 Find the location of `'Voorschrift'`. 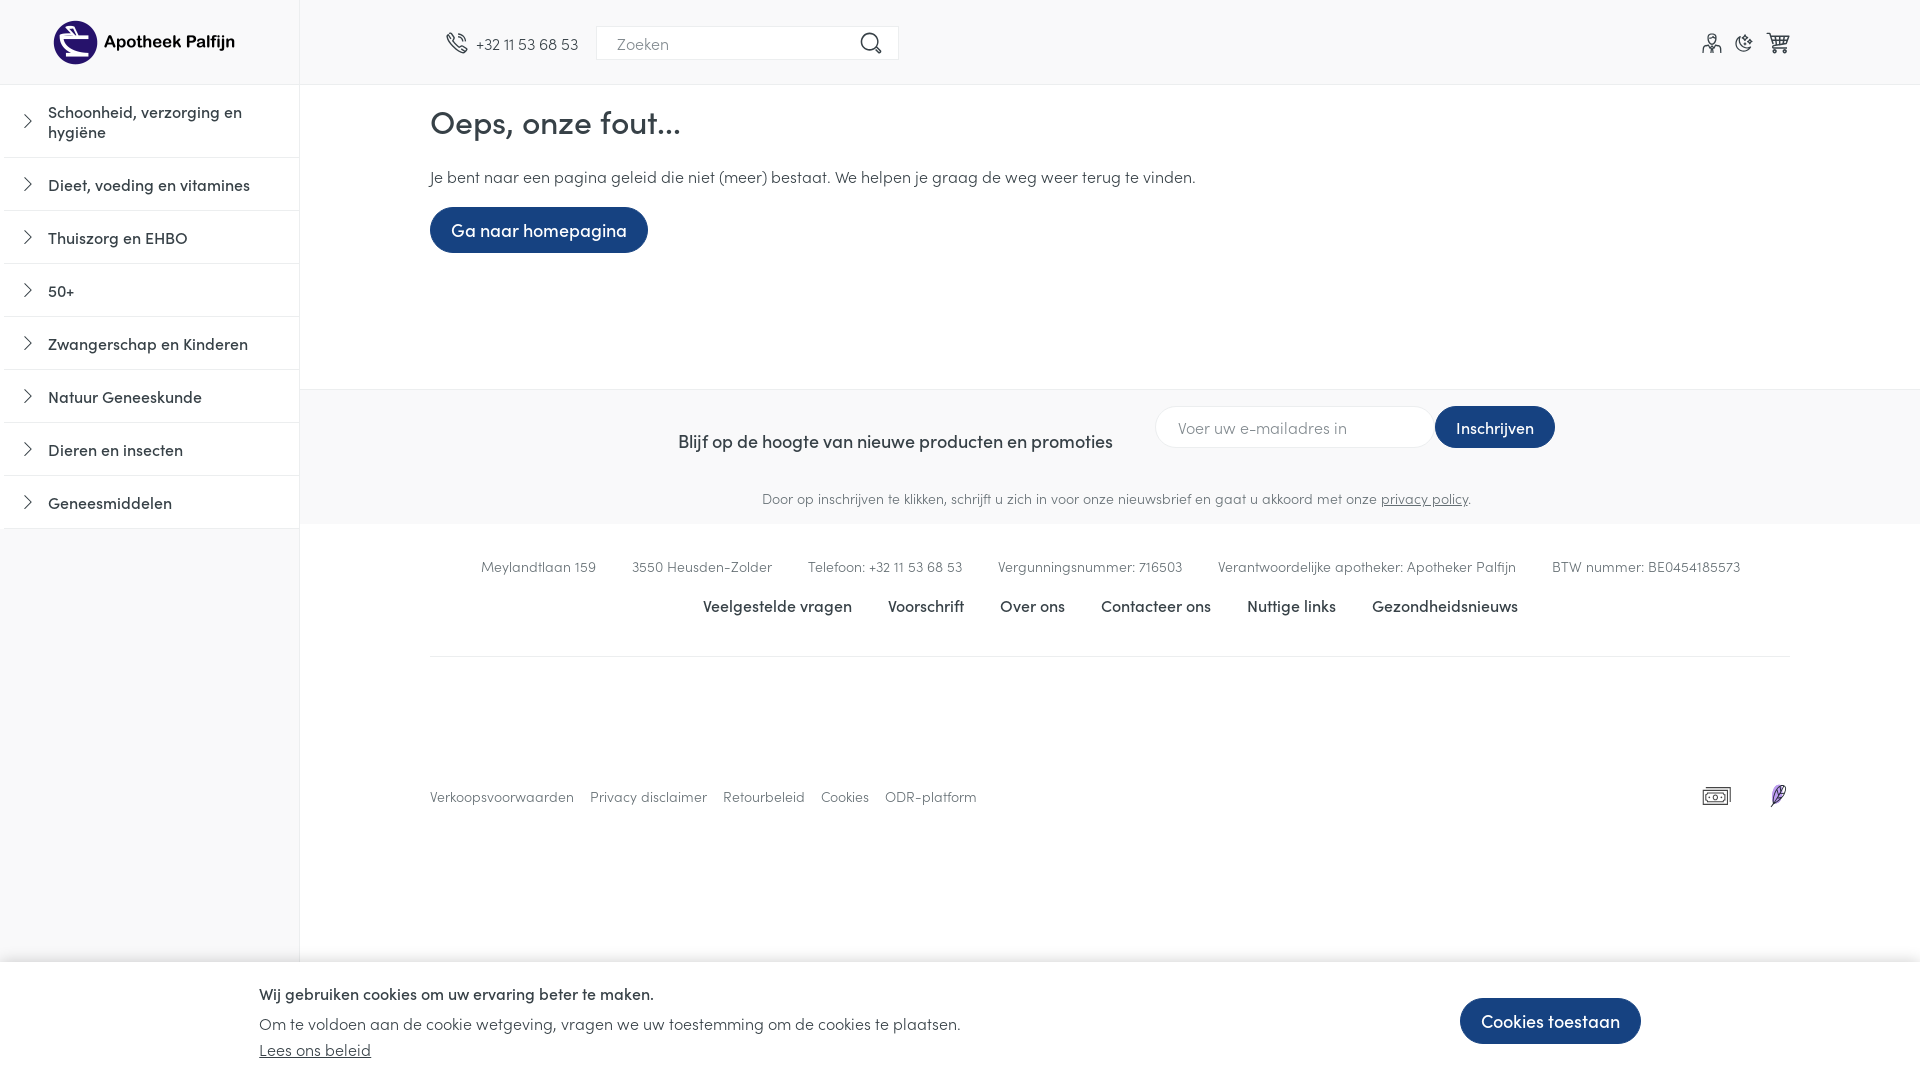

'Voorschrift' is located at coordinates (925, 604).